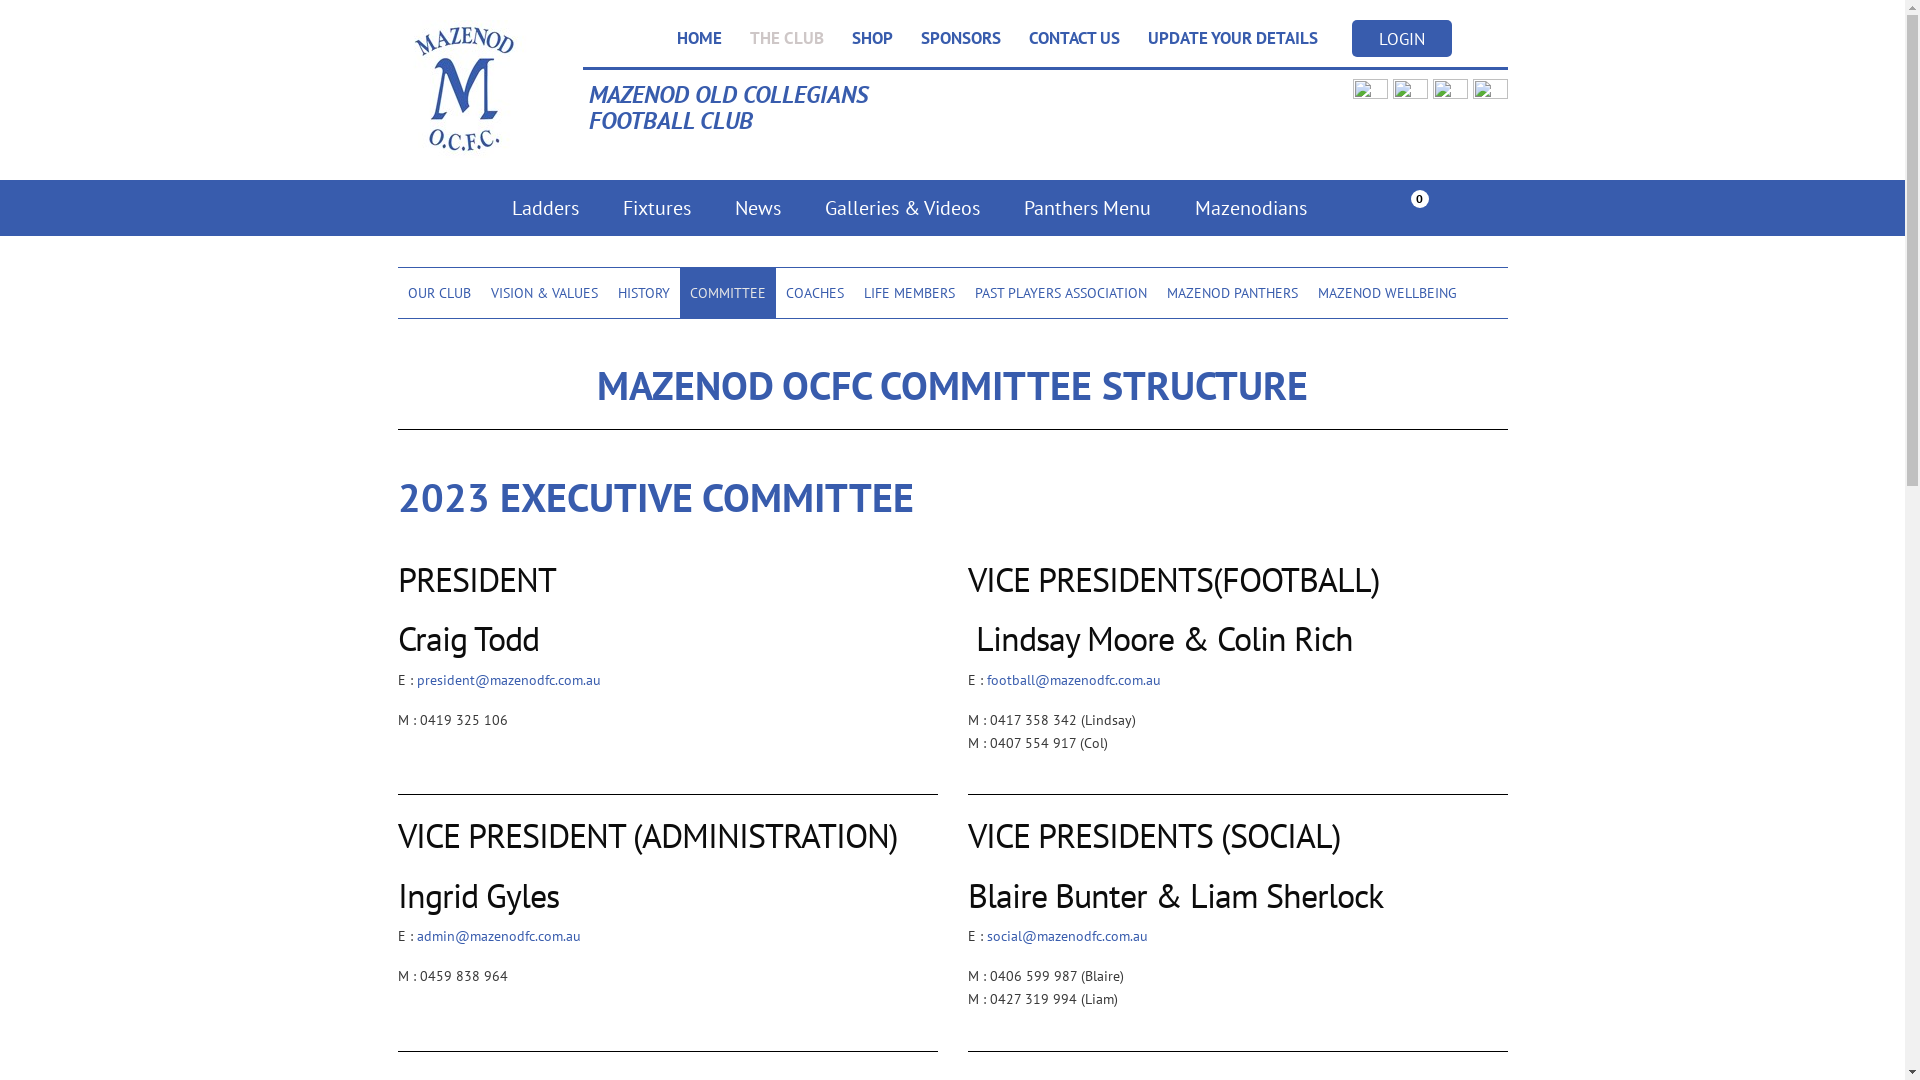  Describe the element at coordinates (1352, 38) in the screenshot. I see `'LOGIN'` at that location.